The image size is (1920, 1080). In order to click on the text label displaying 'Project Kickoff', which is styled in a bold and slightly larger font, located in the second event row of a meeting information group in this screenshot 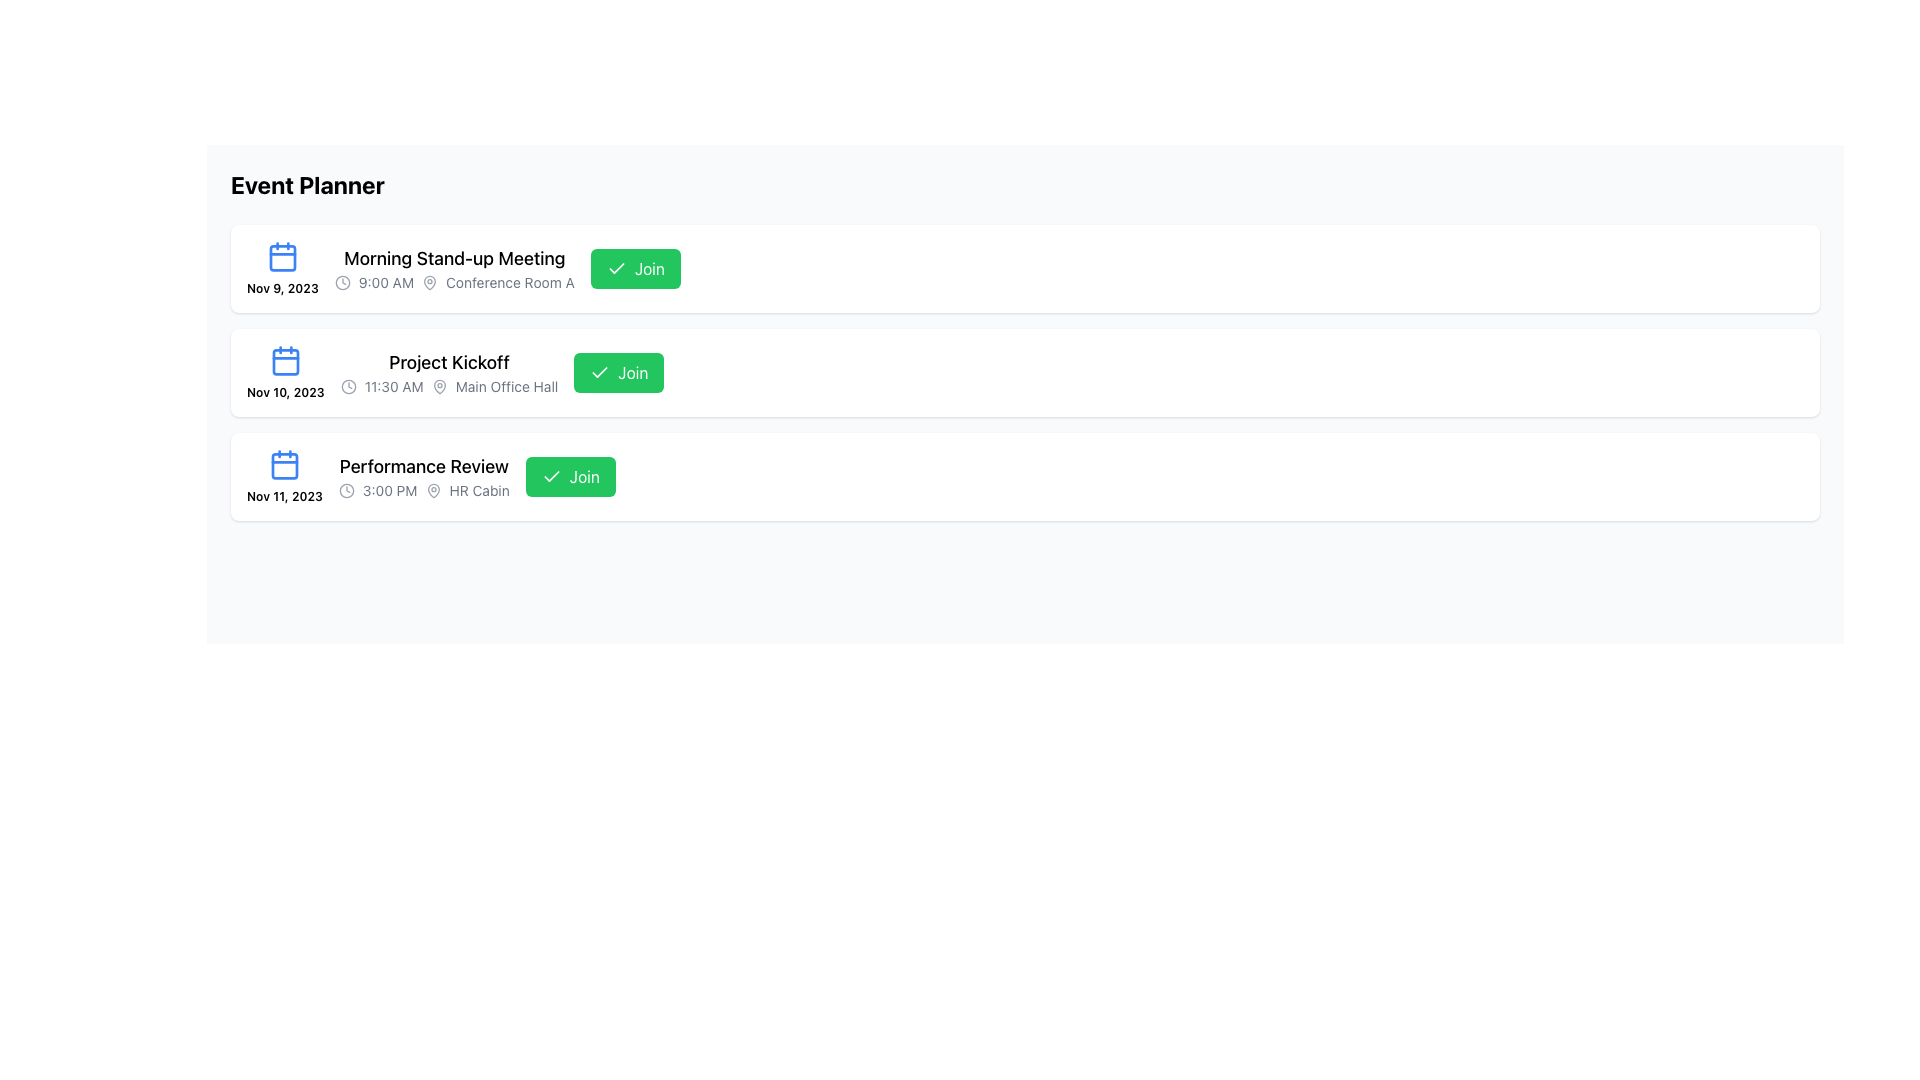, I will do `click(448, 362)`.